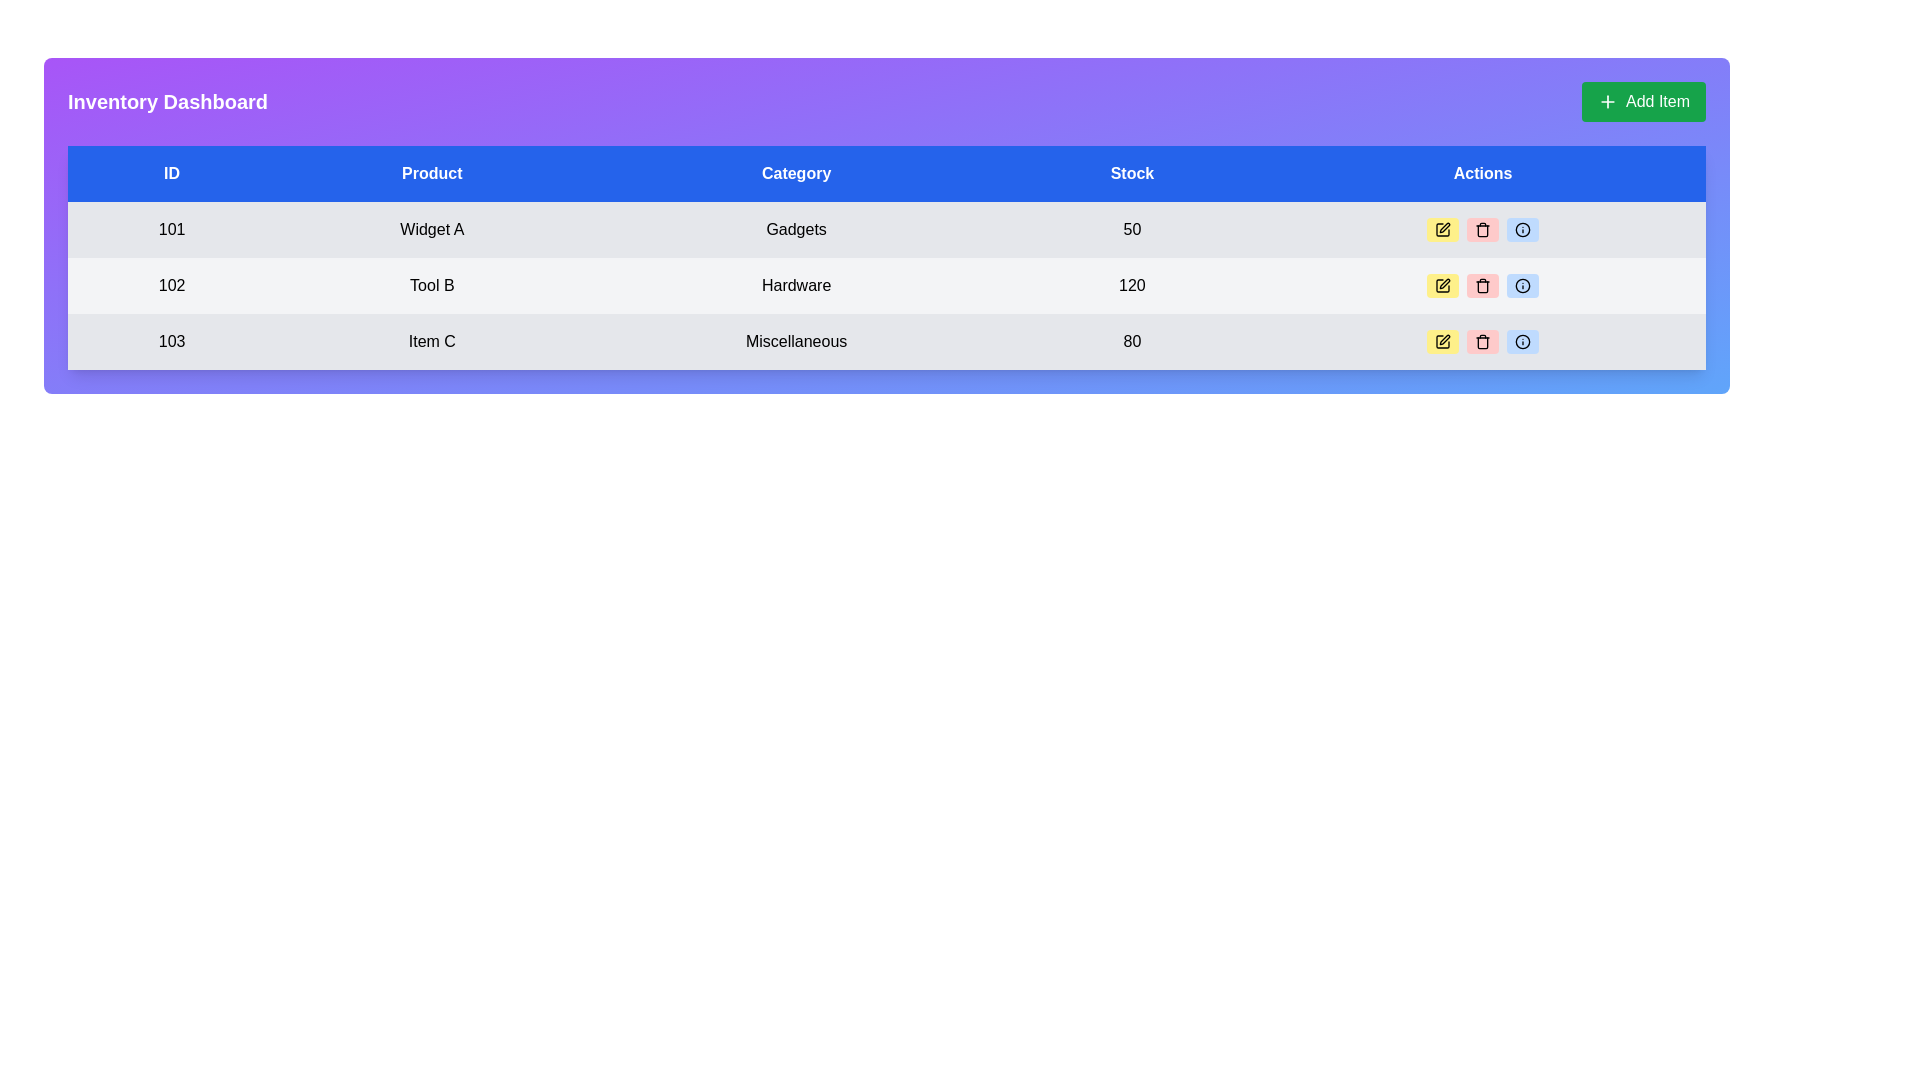 The height and width of the screenshot is (1080, 1920). What do you see at coordinates (1443, 341) in the screenshot?
I see `the small yellow pen icon in the 'Actions' column for the third row associated with 'Item C'` at bounding box center [1443, 341].